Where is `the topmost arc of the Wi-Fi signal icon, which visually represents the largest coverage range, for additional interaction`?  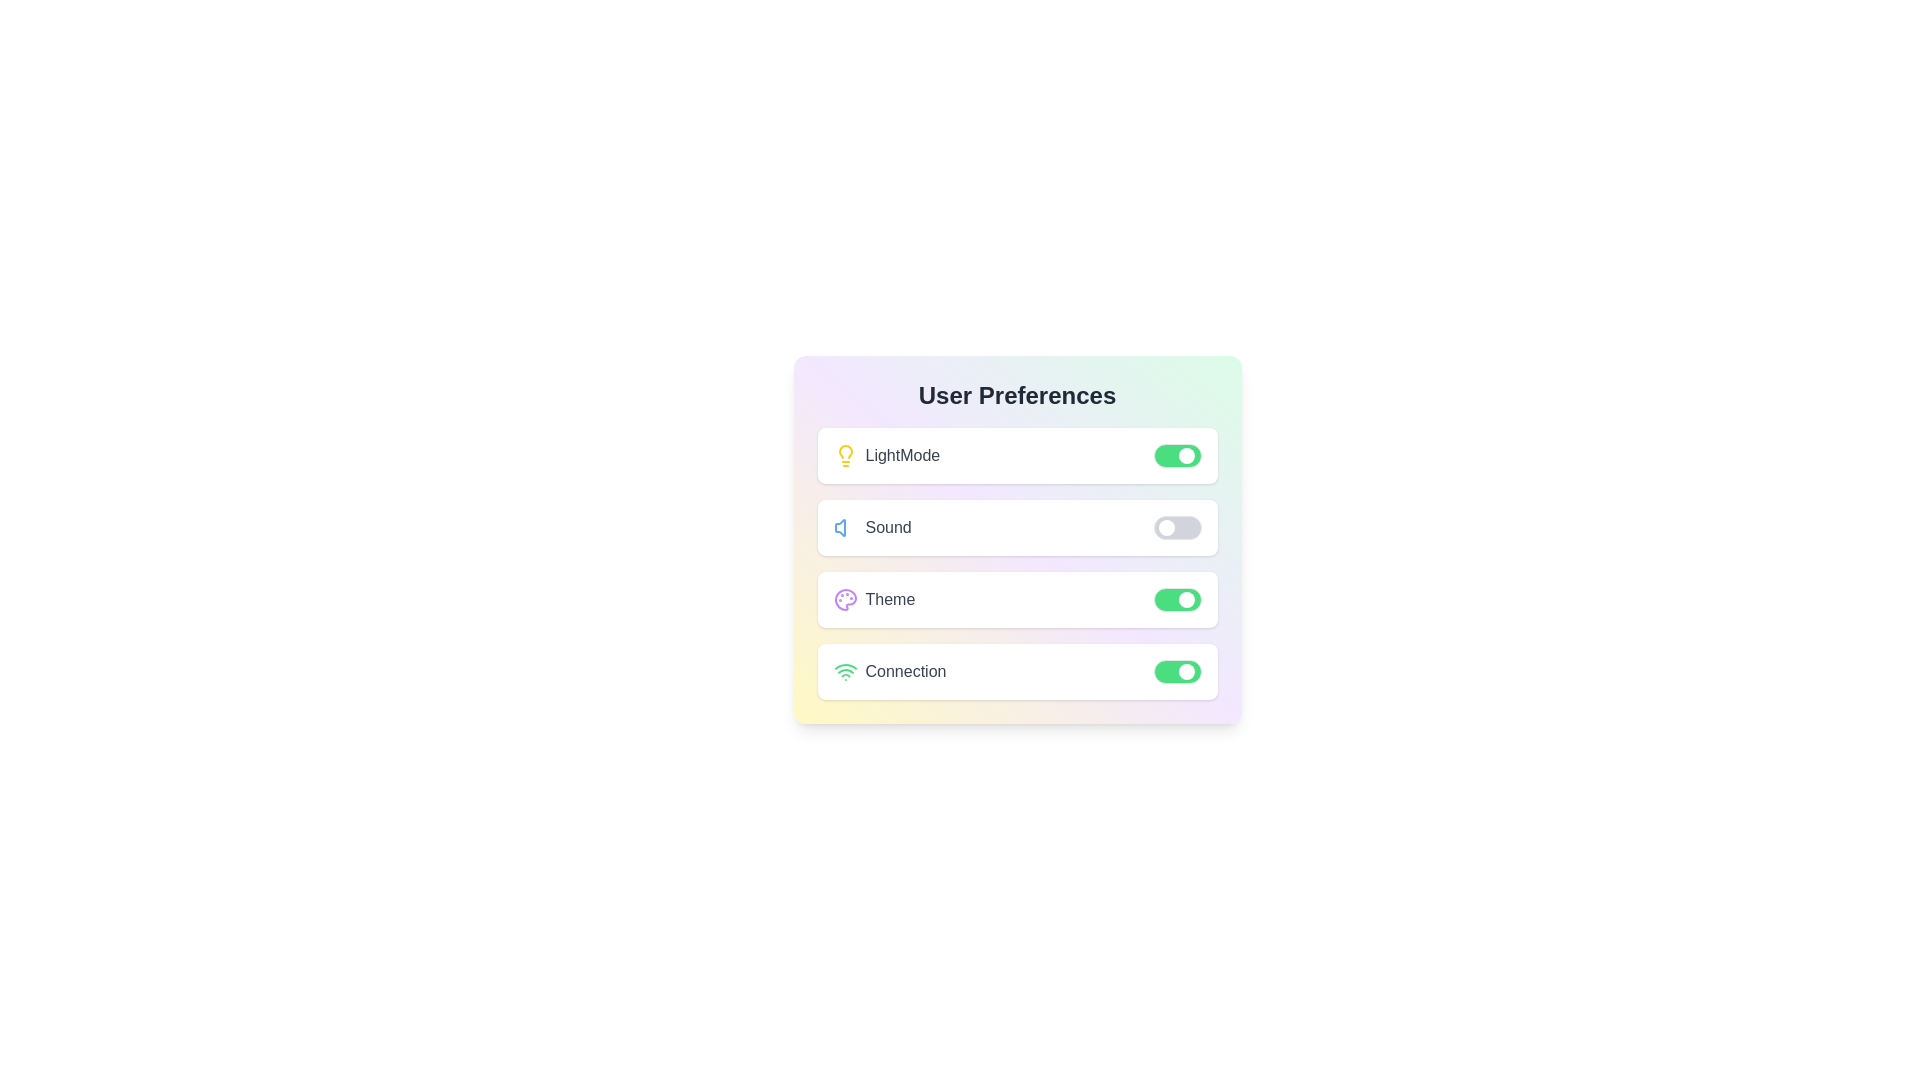 the topmost arc of the Wi-Fi signal icon, which visually represents the largest coverage range, for additional interaction is located at coordinates (845, 666).